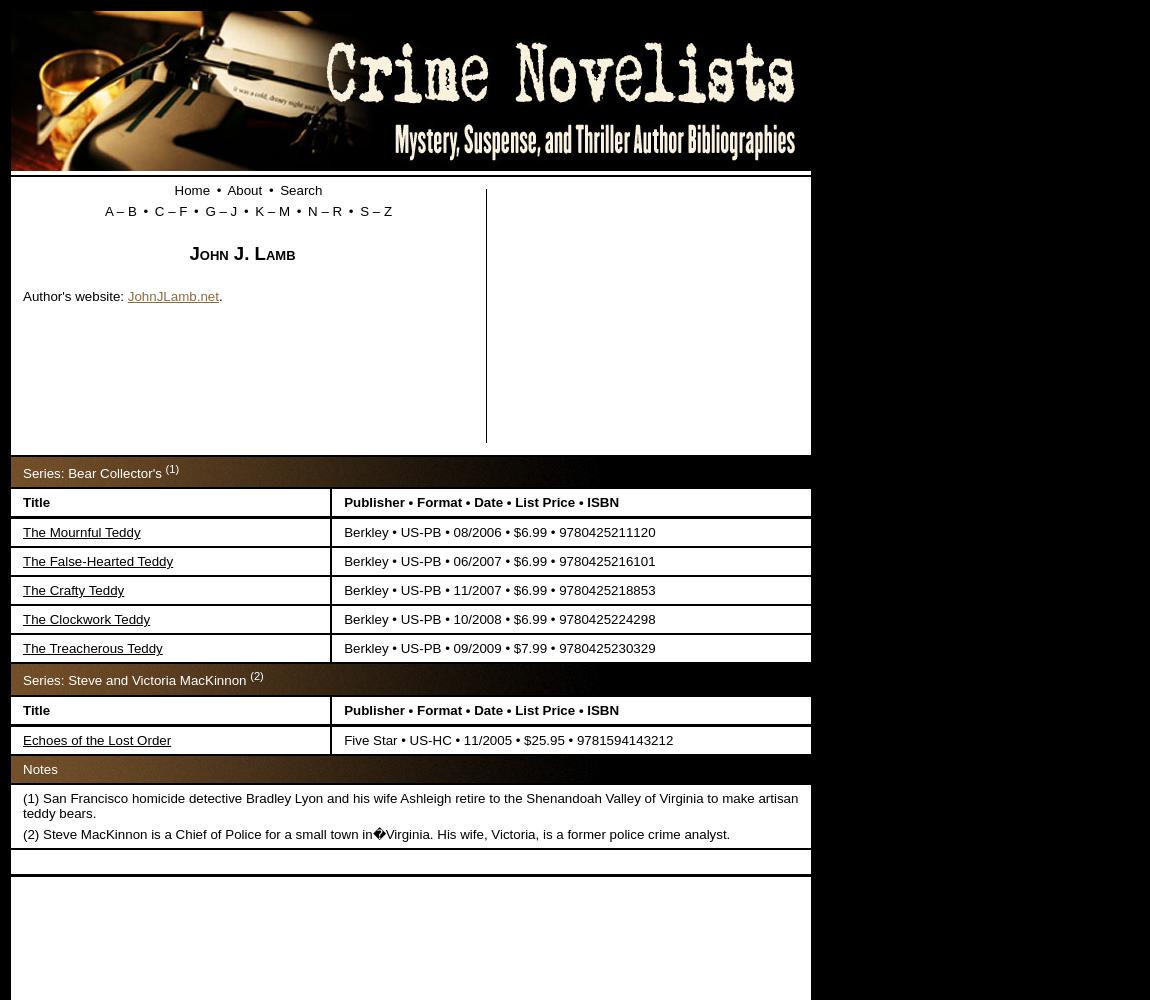 This screenshot has width=1150, height=1000. What do you see at coordinates (499, 618) in the screenshot?
I see `'Berkley • US-PB • 10/2008 • $6.99 • 9780425224298'` at bounding box center [499, 618].